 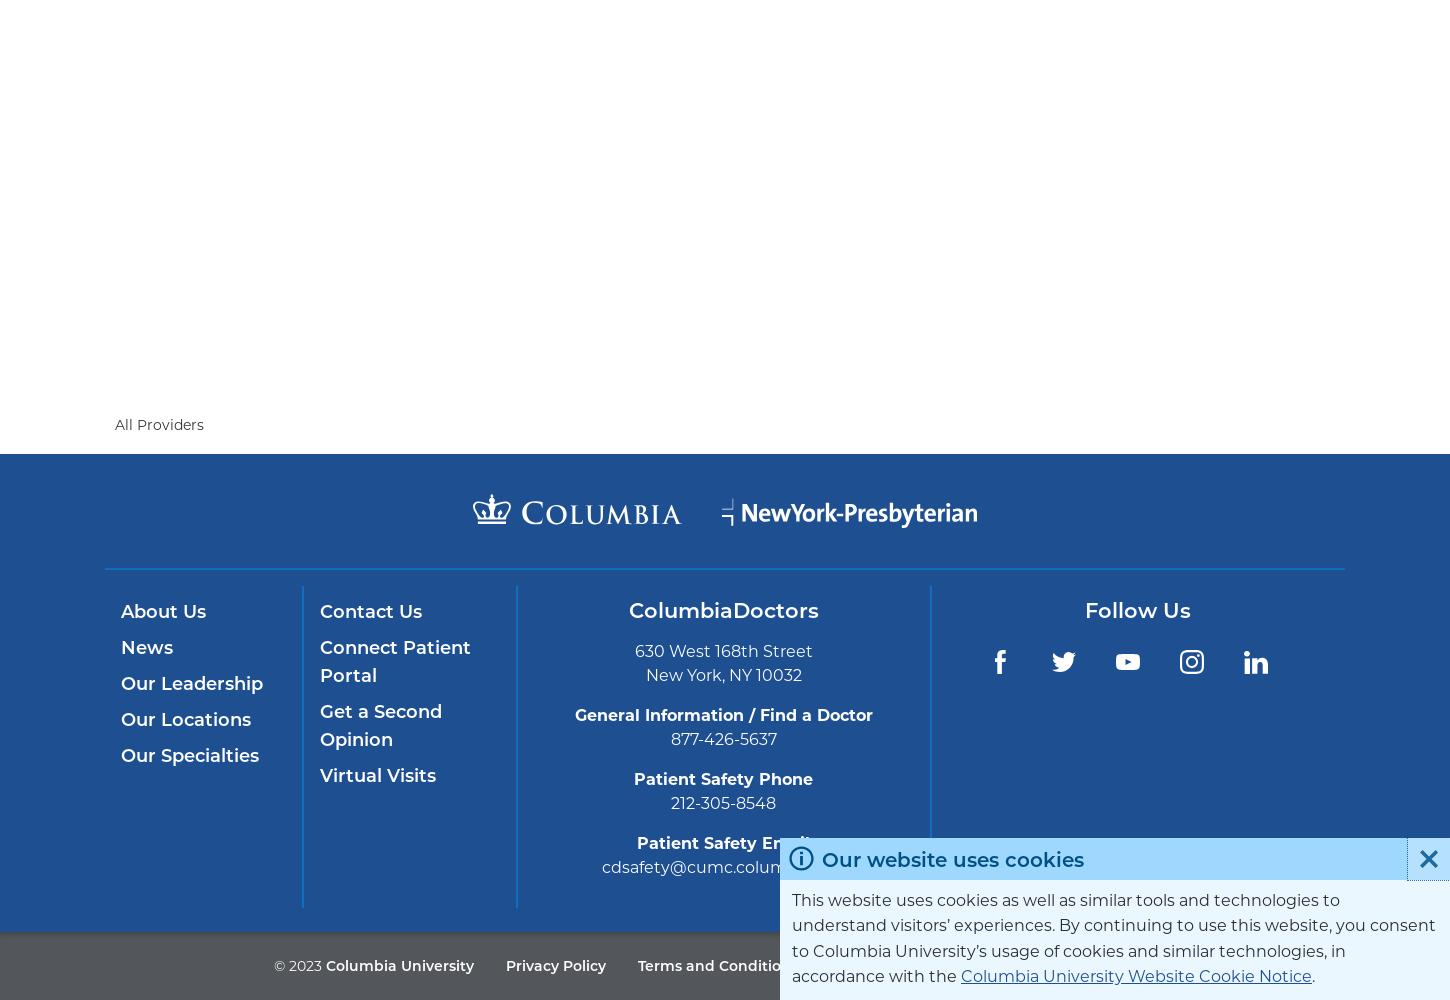 What do you see at coordinates (1097, 964) in the screenshot?
I see `'212-305-2862'` at bounding box center [1097, 964].